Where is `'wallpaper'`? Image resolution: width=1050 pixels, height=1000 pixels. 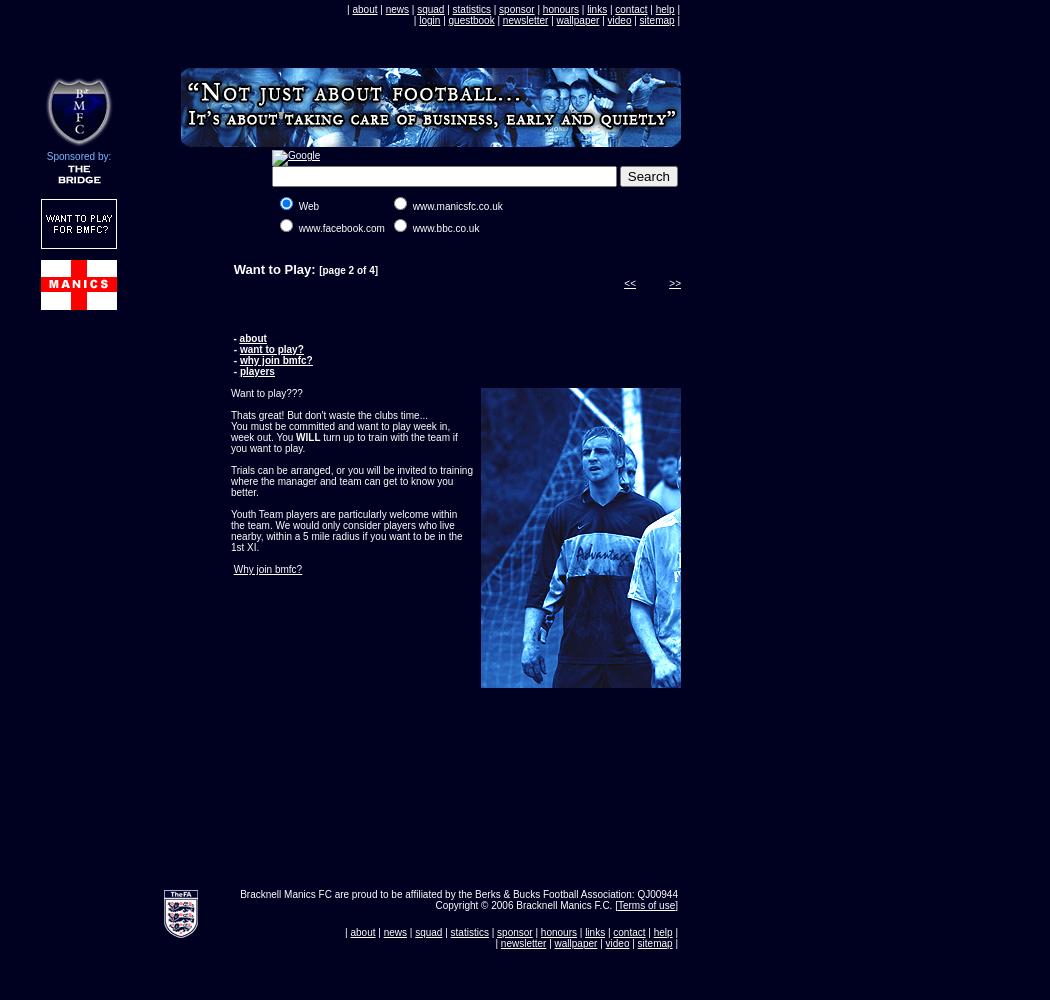
'wallpaper' is located at coordinates (576, 20).